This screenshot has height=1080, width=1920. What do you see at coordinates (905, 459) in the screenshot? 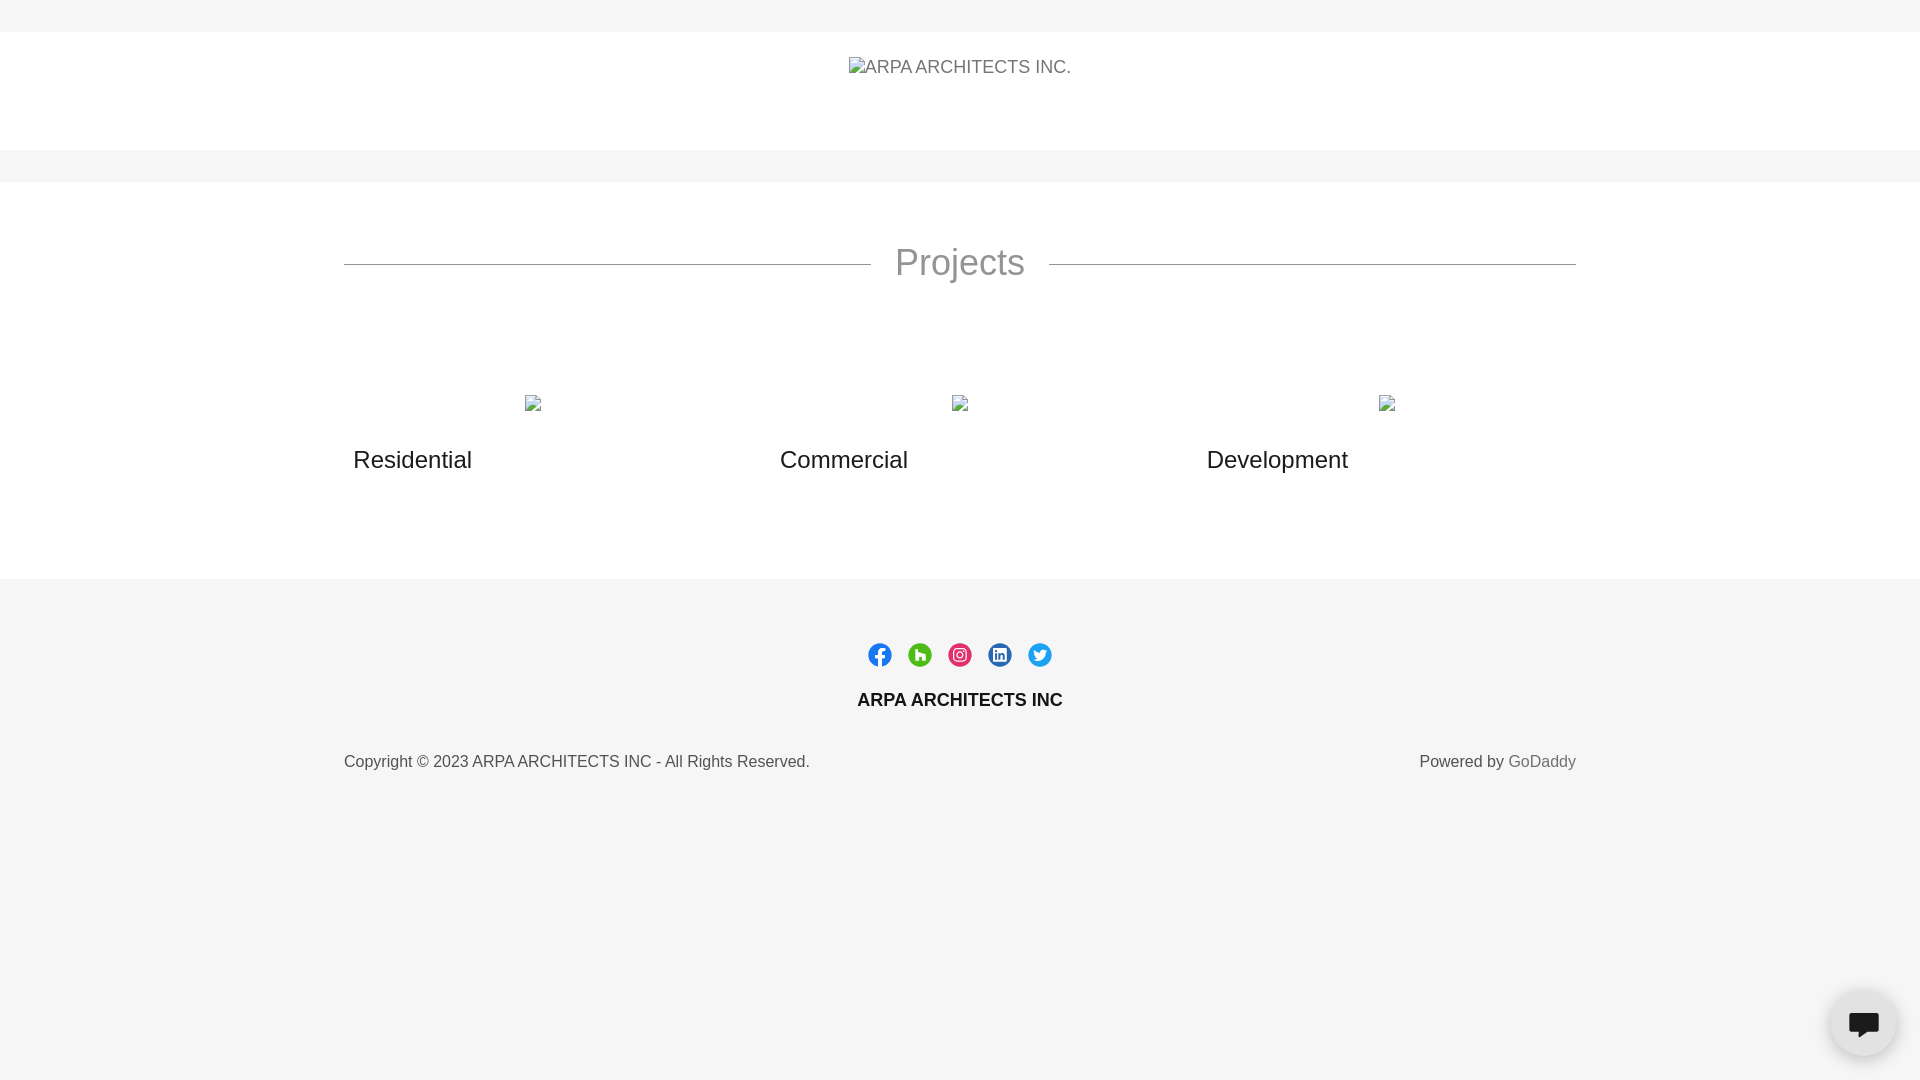
I see `'Commercial'` at bounding box center [905, 459].